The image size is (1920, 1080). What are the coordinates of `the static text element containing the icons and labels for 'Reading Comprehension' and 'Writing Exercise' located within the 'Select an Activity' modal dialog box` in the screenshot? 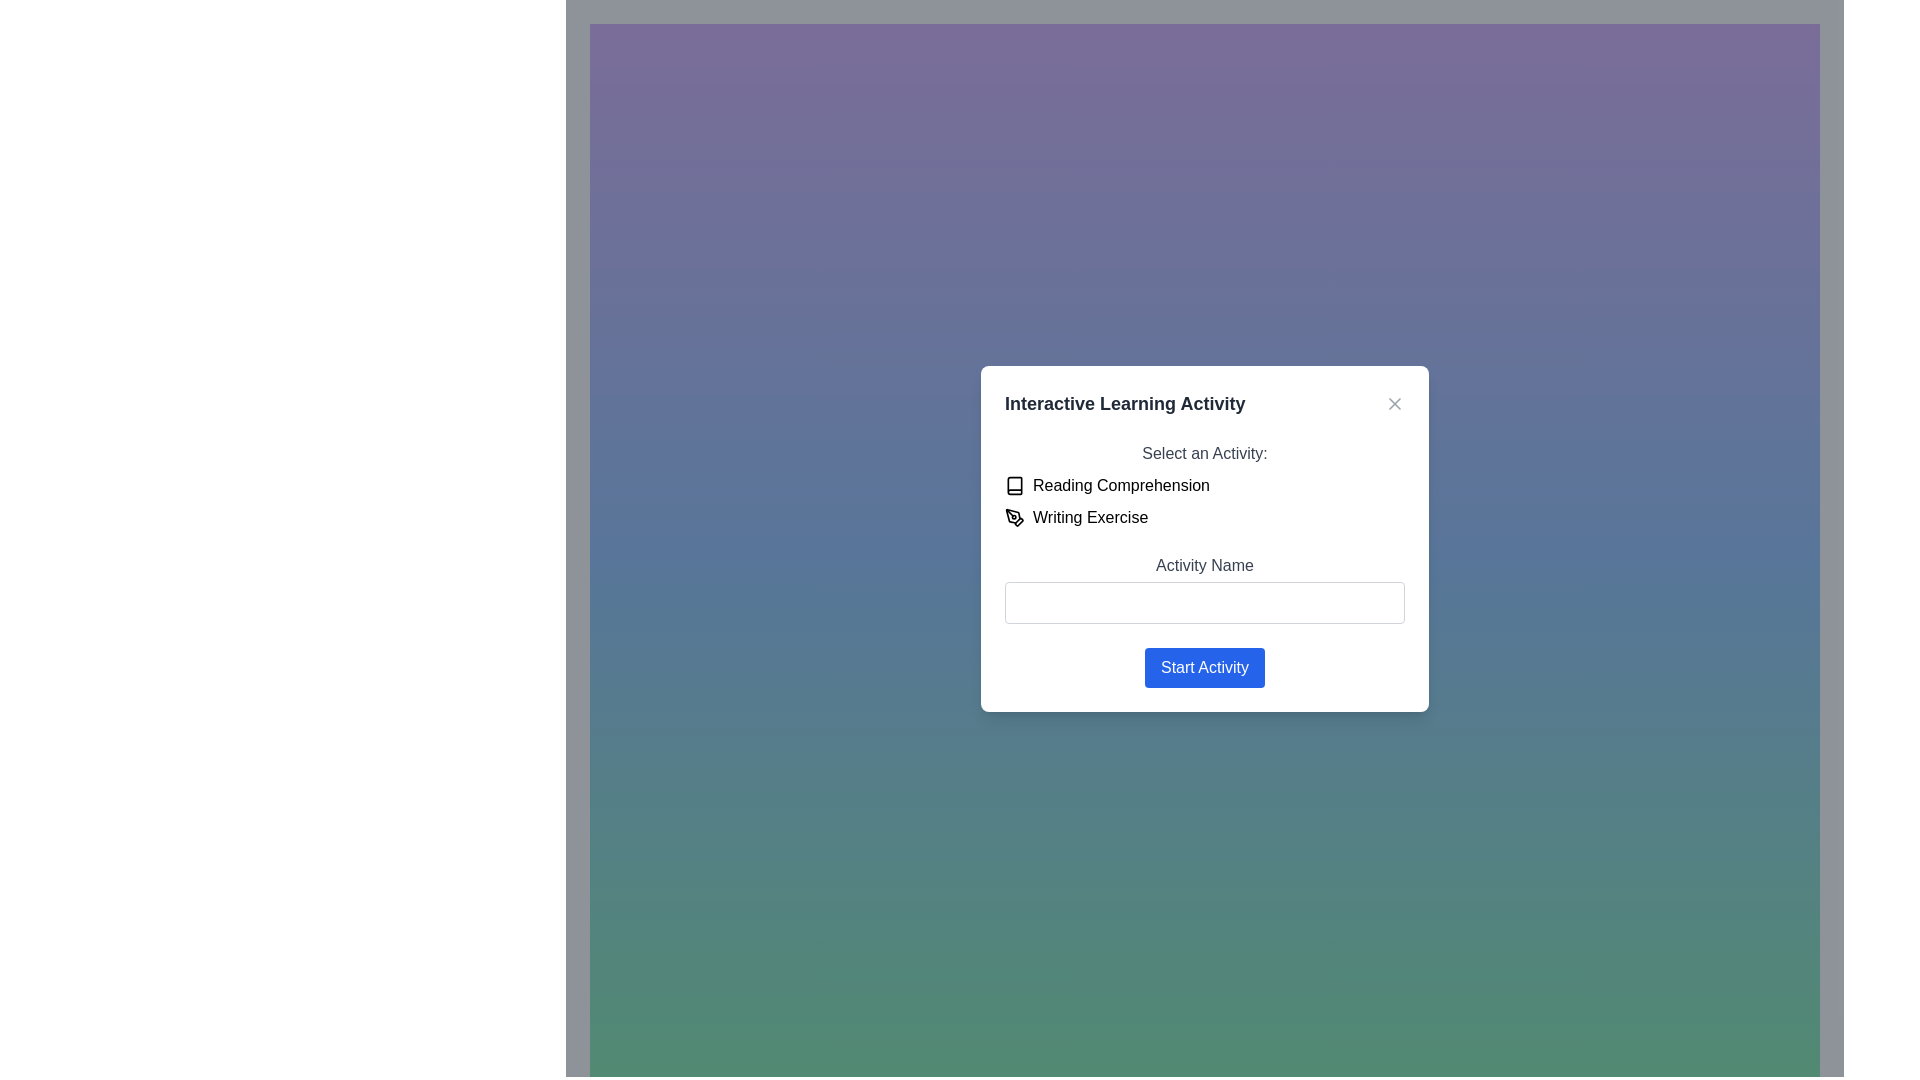 It's located at (1203, 500).